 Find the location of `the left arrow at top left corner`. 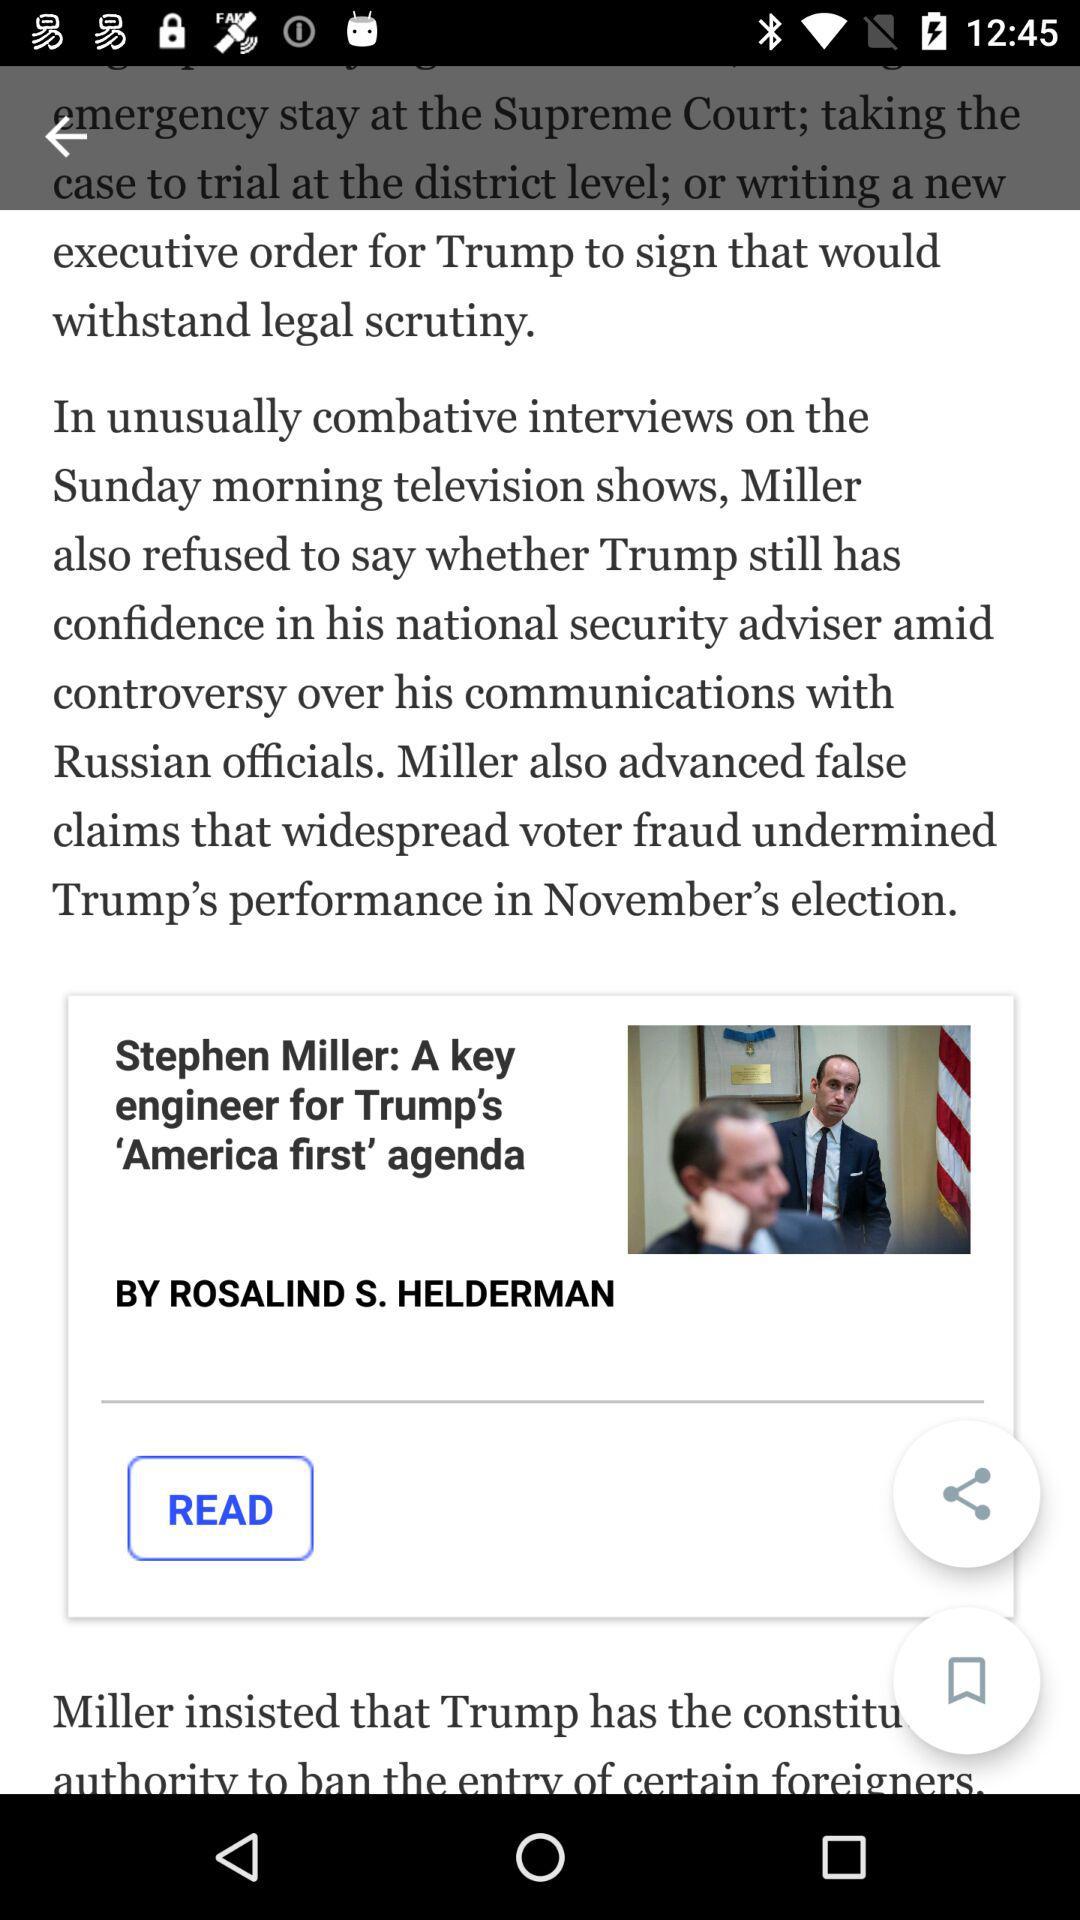

the left arrow at top left corner is located at coordinates (65, 135).